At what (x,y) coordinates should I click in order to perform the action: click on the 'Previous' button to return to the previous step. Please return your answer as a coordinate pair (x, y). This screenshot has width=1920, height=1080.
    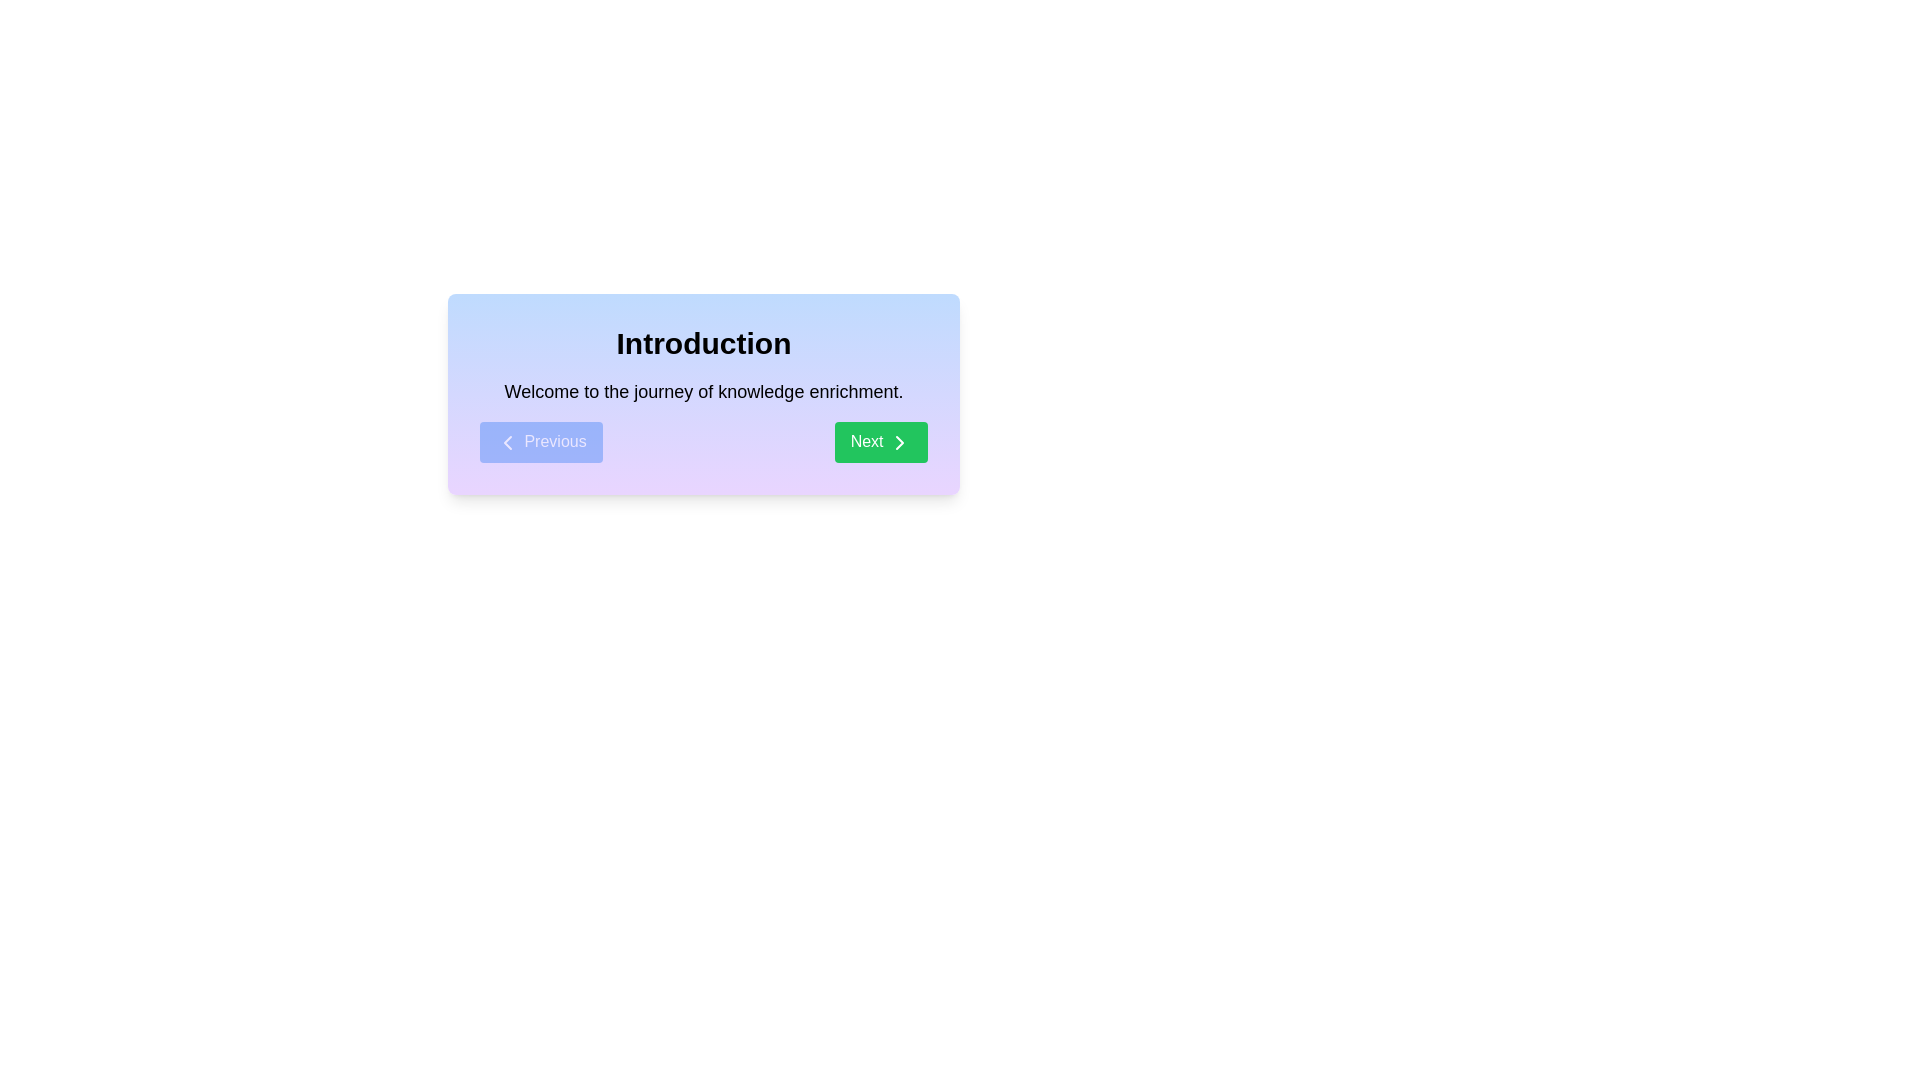
    Looking at the image, I should click on (541, 441).